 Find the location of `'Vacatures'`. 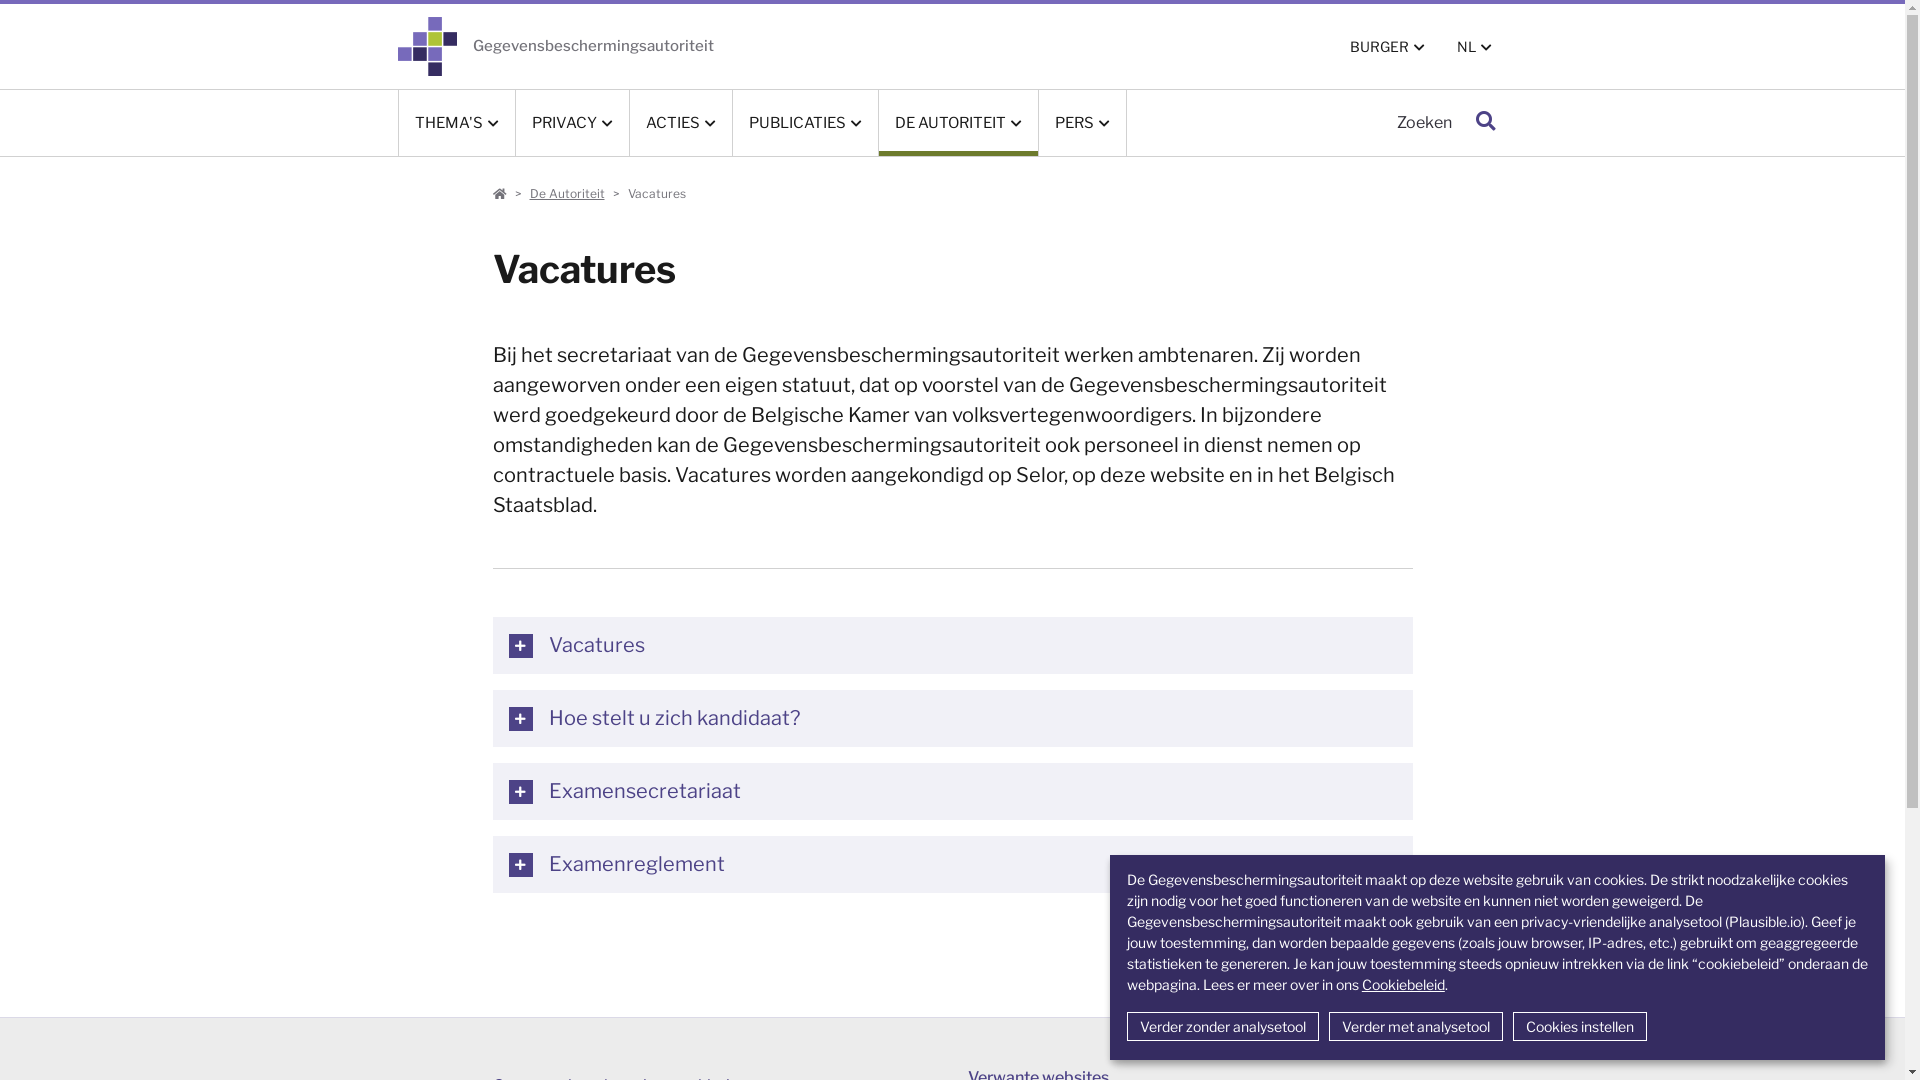

'Vacatures' is located at coordinates (491, 645).